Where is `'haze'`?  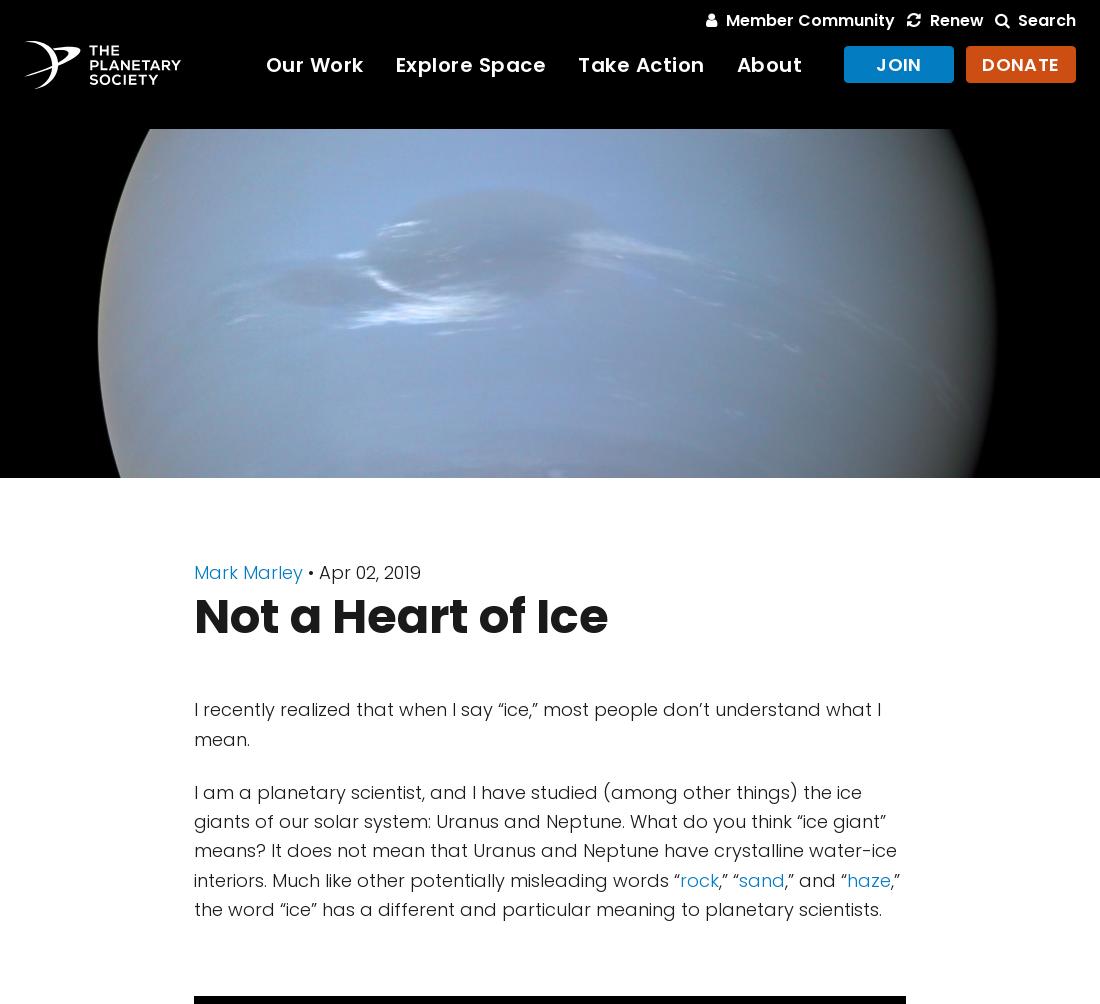
'haze' is located at coordinates (868, 878).